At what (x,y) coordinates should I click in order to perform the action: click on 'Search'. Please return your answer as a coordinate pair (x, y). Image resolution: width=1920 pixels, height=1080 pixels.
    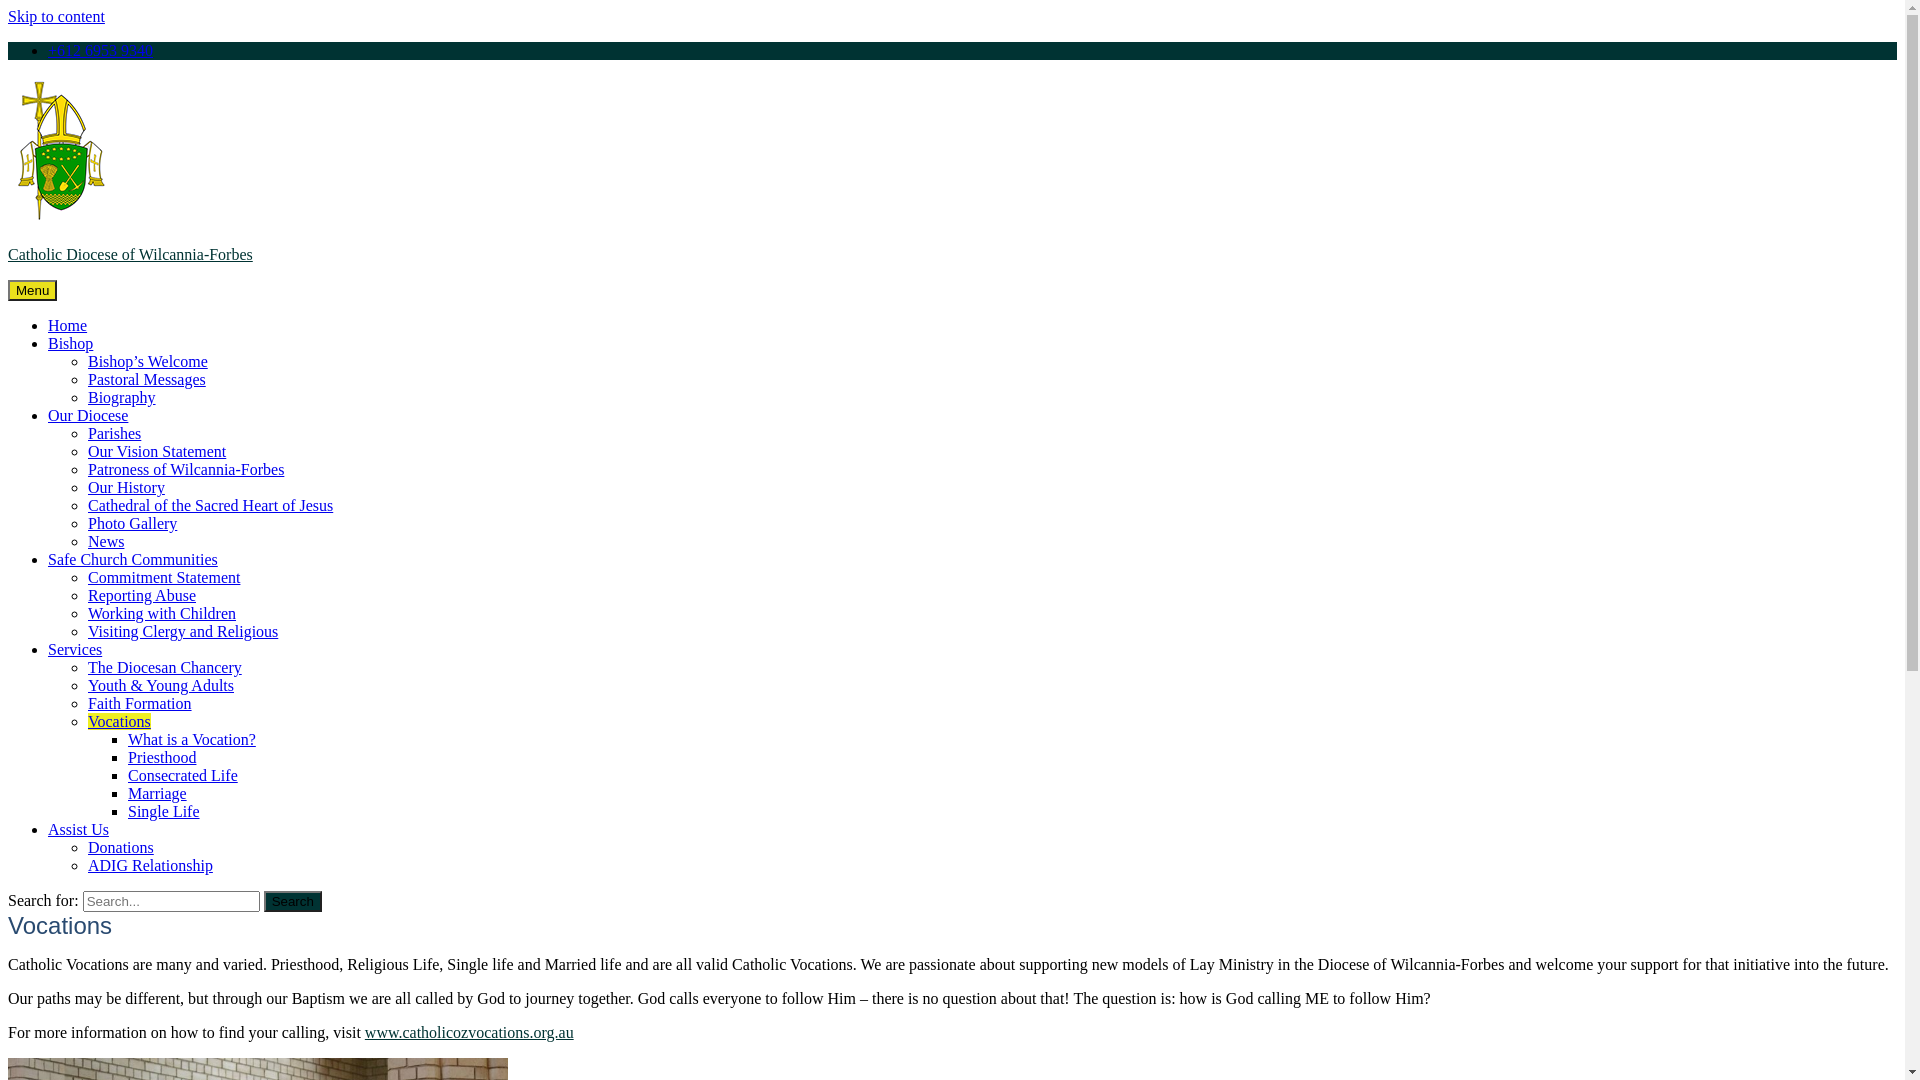
    Looking at the image, I should click on (263, 901).